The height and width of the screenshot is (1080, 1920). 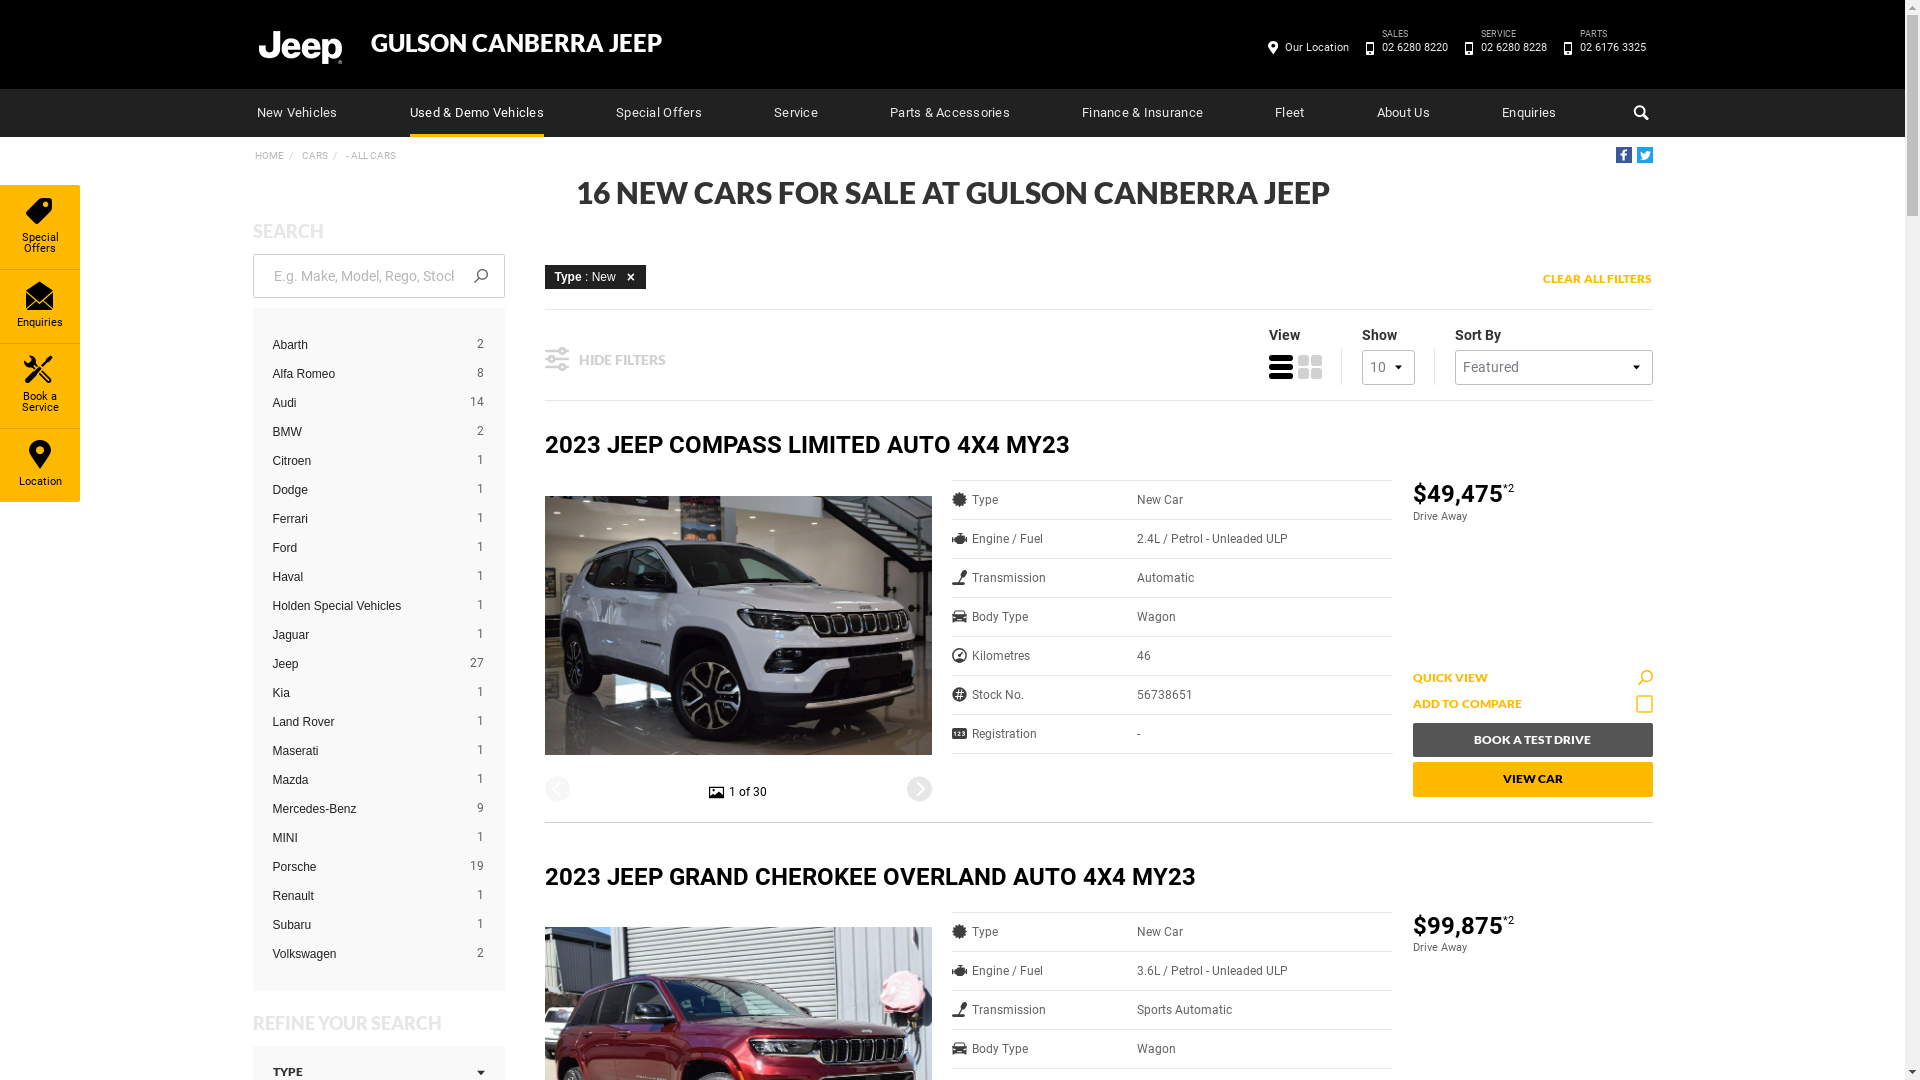 What do you see at coordinates (363, 778) in the screenshot?
I see `'Mazda'` at bounding box center [363, 778].